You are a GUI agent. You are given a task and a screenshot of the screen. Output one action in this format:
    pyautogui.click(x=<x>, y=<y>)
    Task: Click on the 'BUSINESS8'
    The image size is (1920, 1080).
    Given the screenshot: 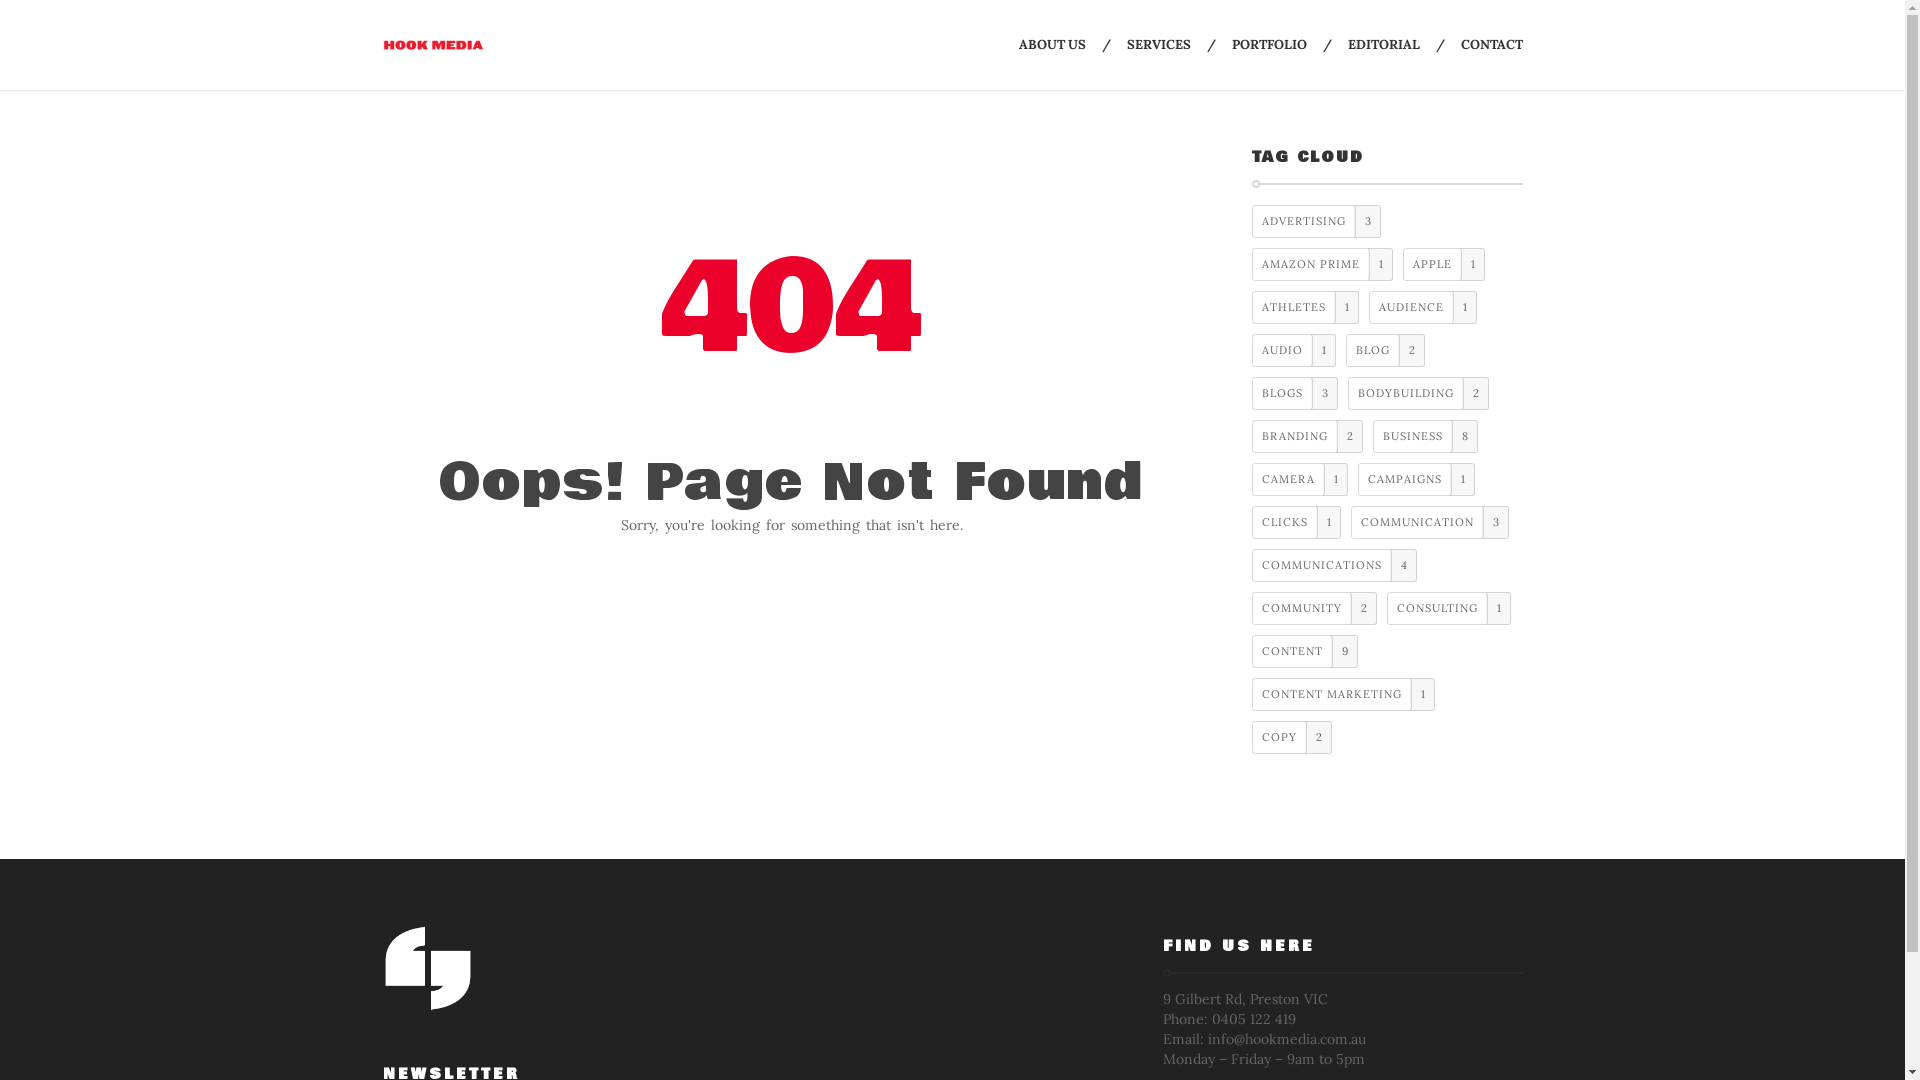 What is the action you would take?
    pyautogui.click(x=1424, y=435)
    